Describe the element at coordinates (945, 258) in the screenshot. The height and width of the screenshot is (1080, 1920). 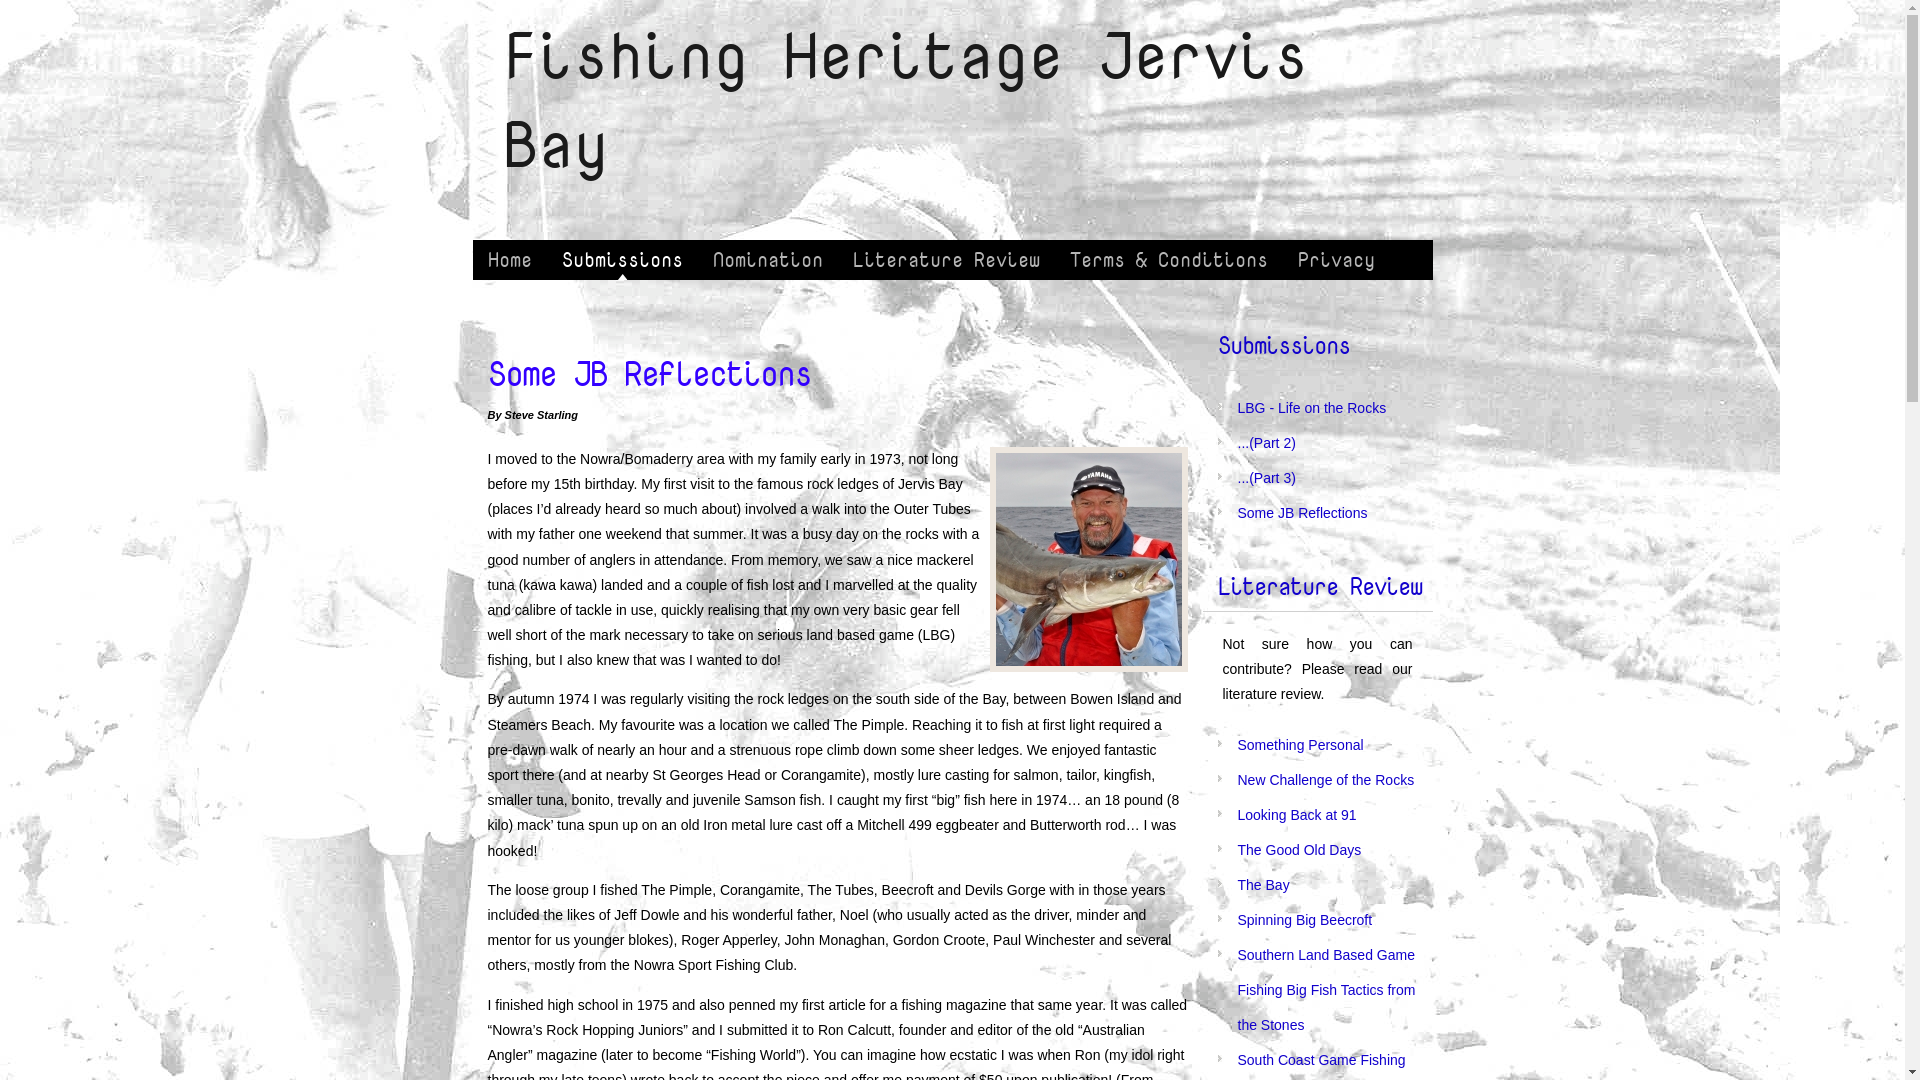
I see `'Literature Review'` at that location.